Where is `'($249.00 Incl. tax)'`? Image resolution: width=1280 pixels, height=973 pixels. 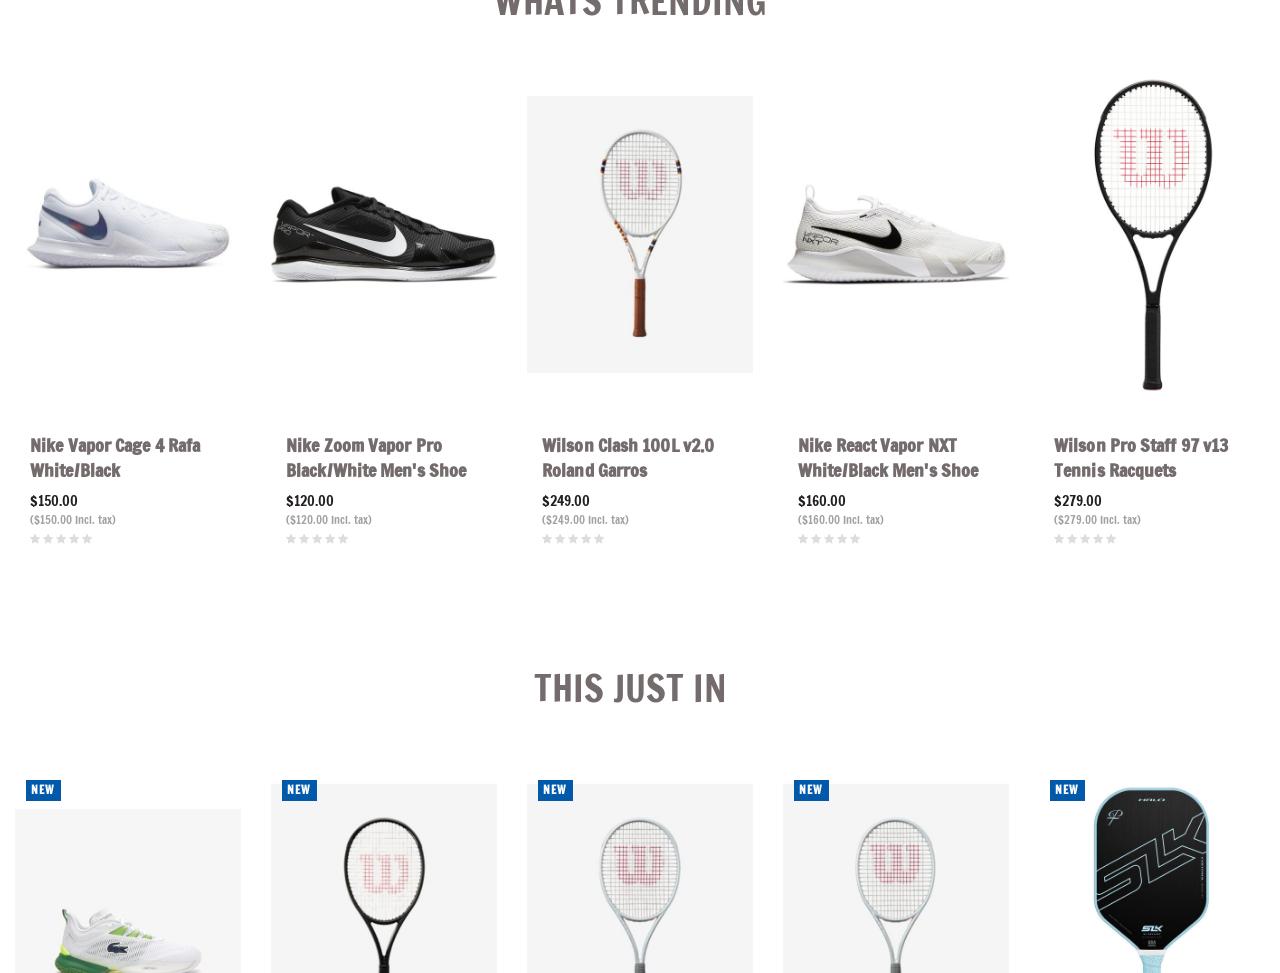
'($249.00 Incl. tax)' is located at coordinates (584, 518).